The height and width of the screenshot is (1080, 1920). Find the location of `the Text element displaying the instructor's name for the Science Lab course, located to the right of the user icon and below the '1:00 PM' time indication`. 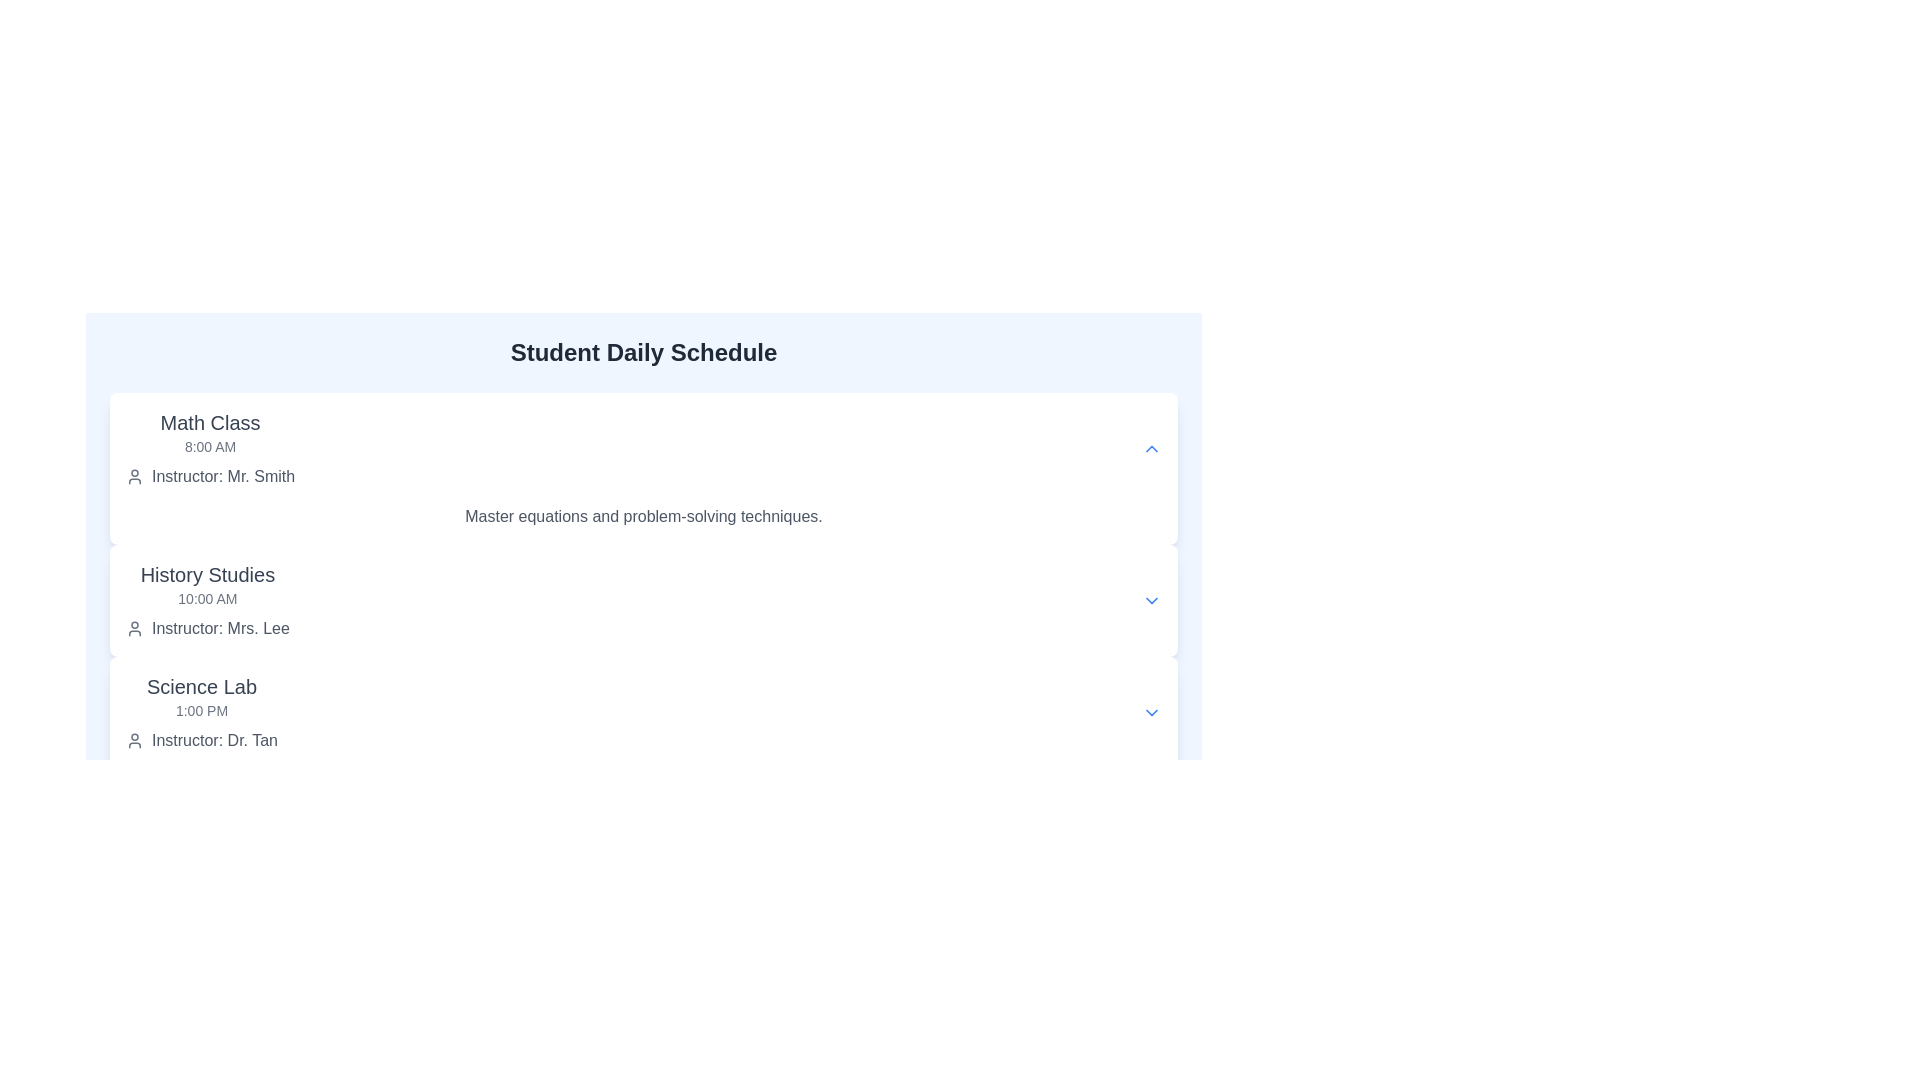

the Text element displaying the instructor's name for the Science Lab course, located to the right of the user icon and below the '1:00 PM' time indication is located at coordinates (215, 740).